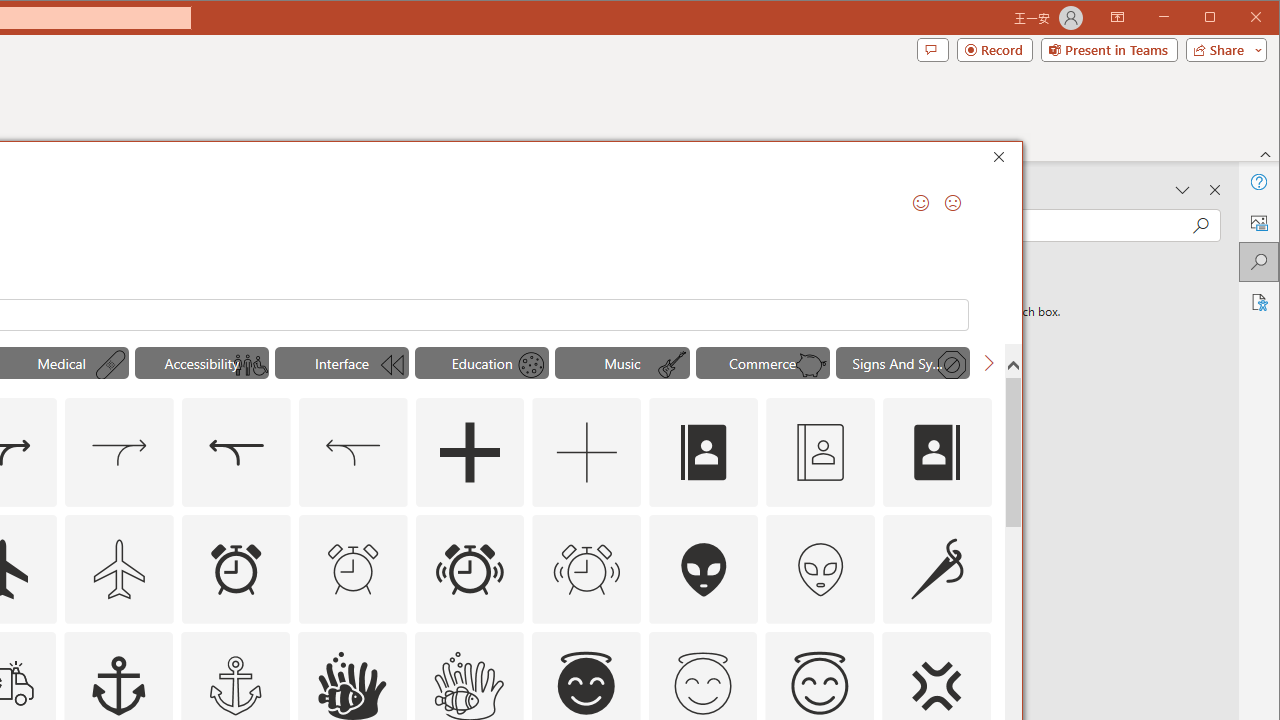 This screenshot has width=1280, height=720. Describe the element at coordinates (672, 365) in the screenshot. I see `'AutomationID: Icons_ElectricGuitar_M'` at that location.